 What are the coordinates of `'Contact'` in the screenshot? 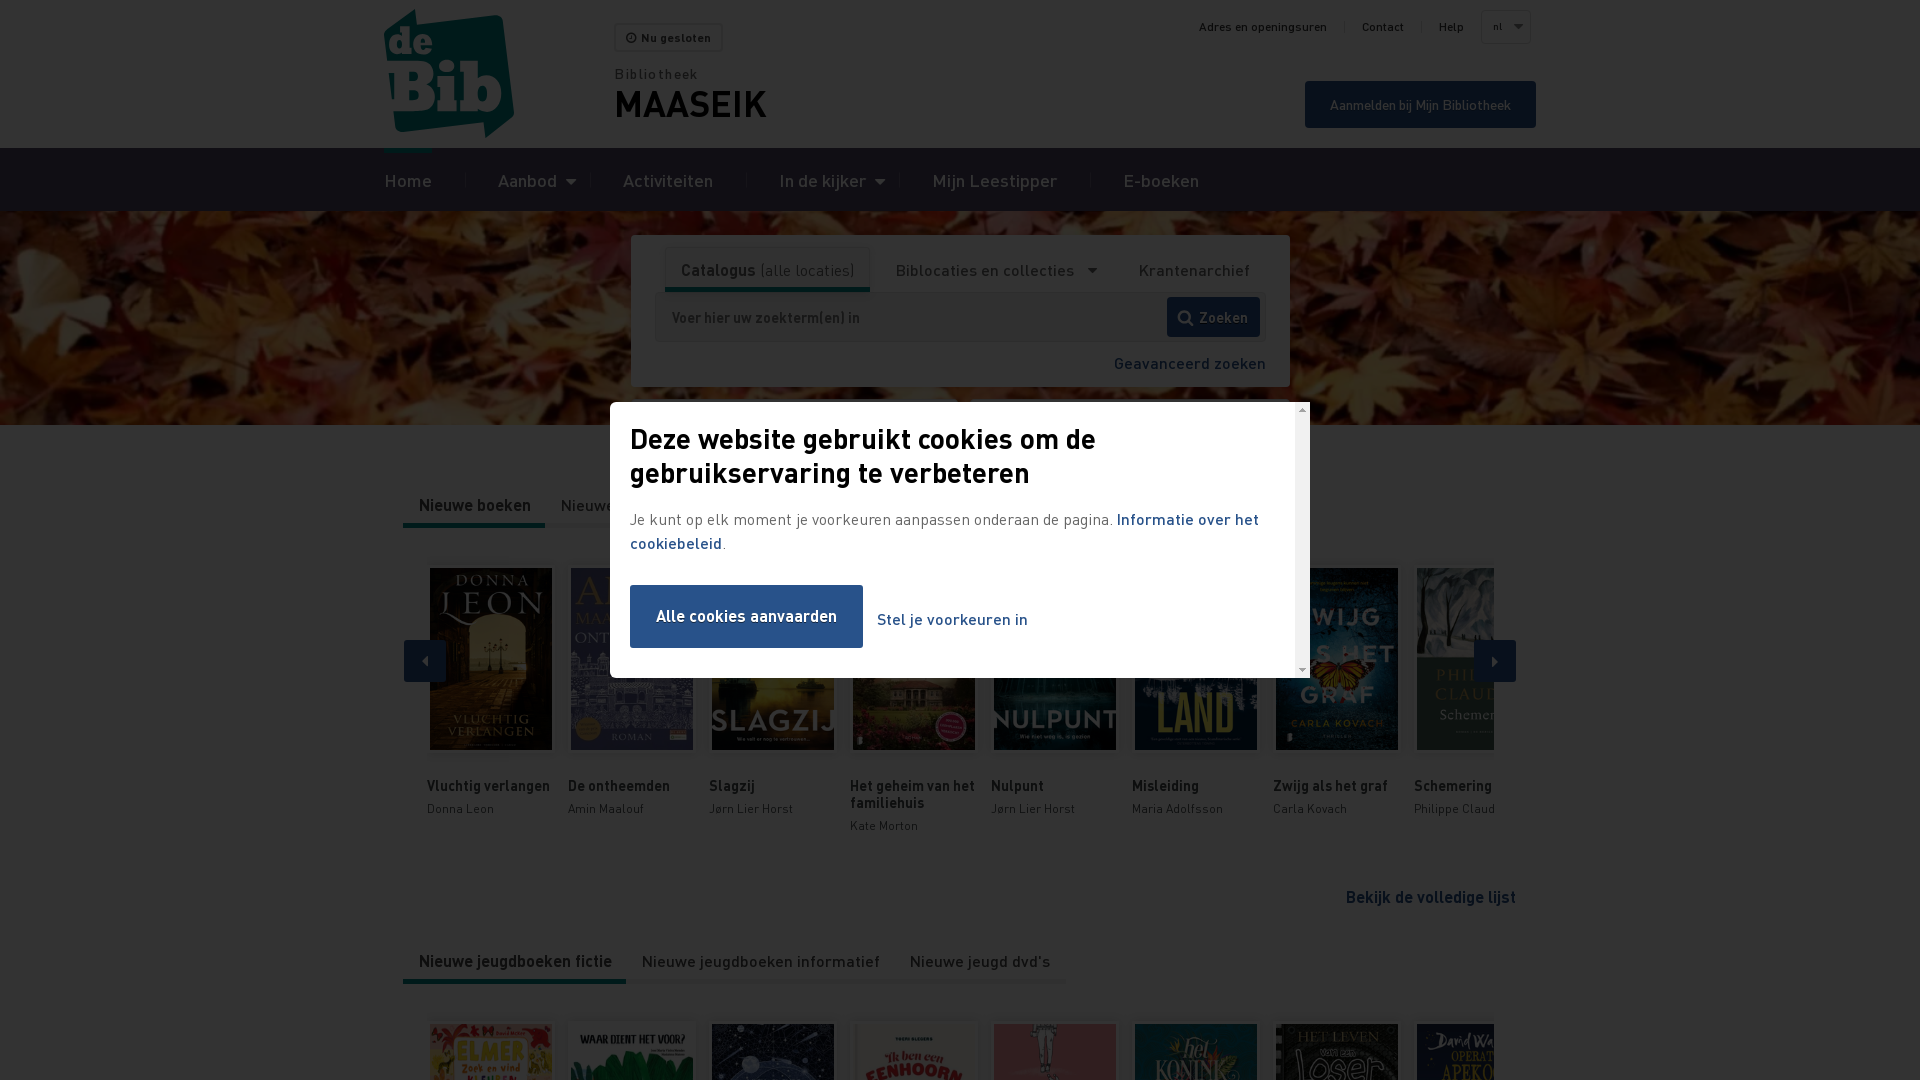 It's located at (1381, 27).